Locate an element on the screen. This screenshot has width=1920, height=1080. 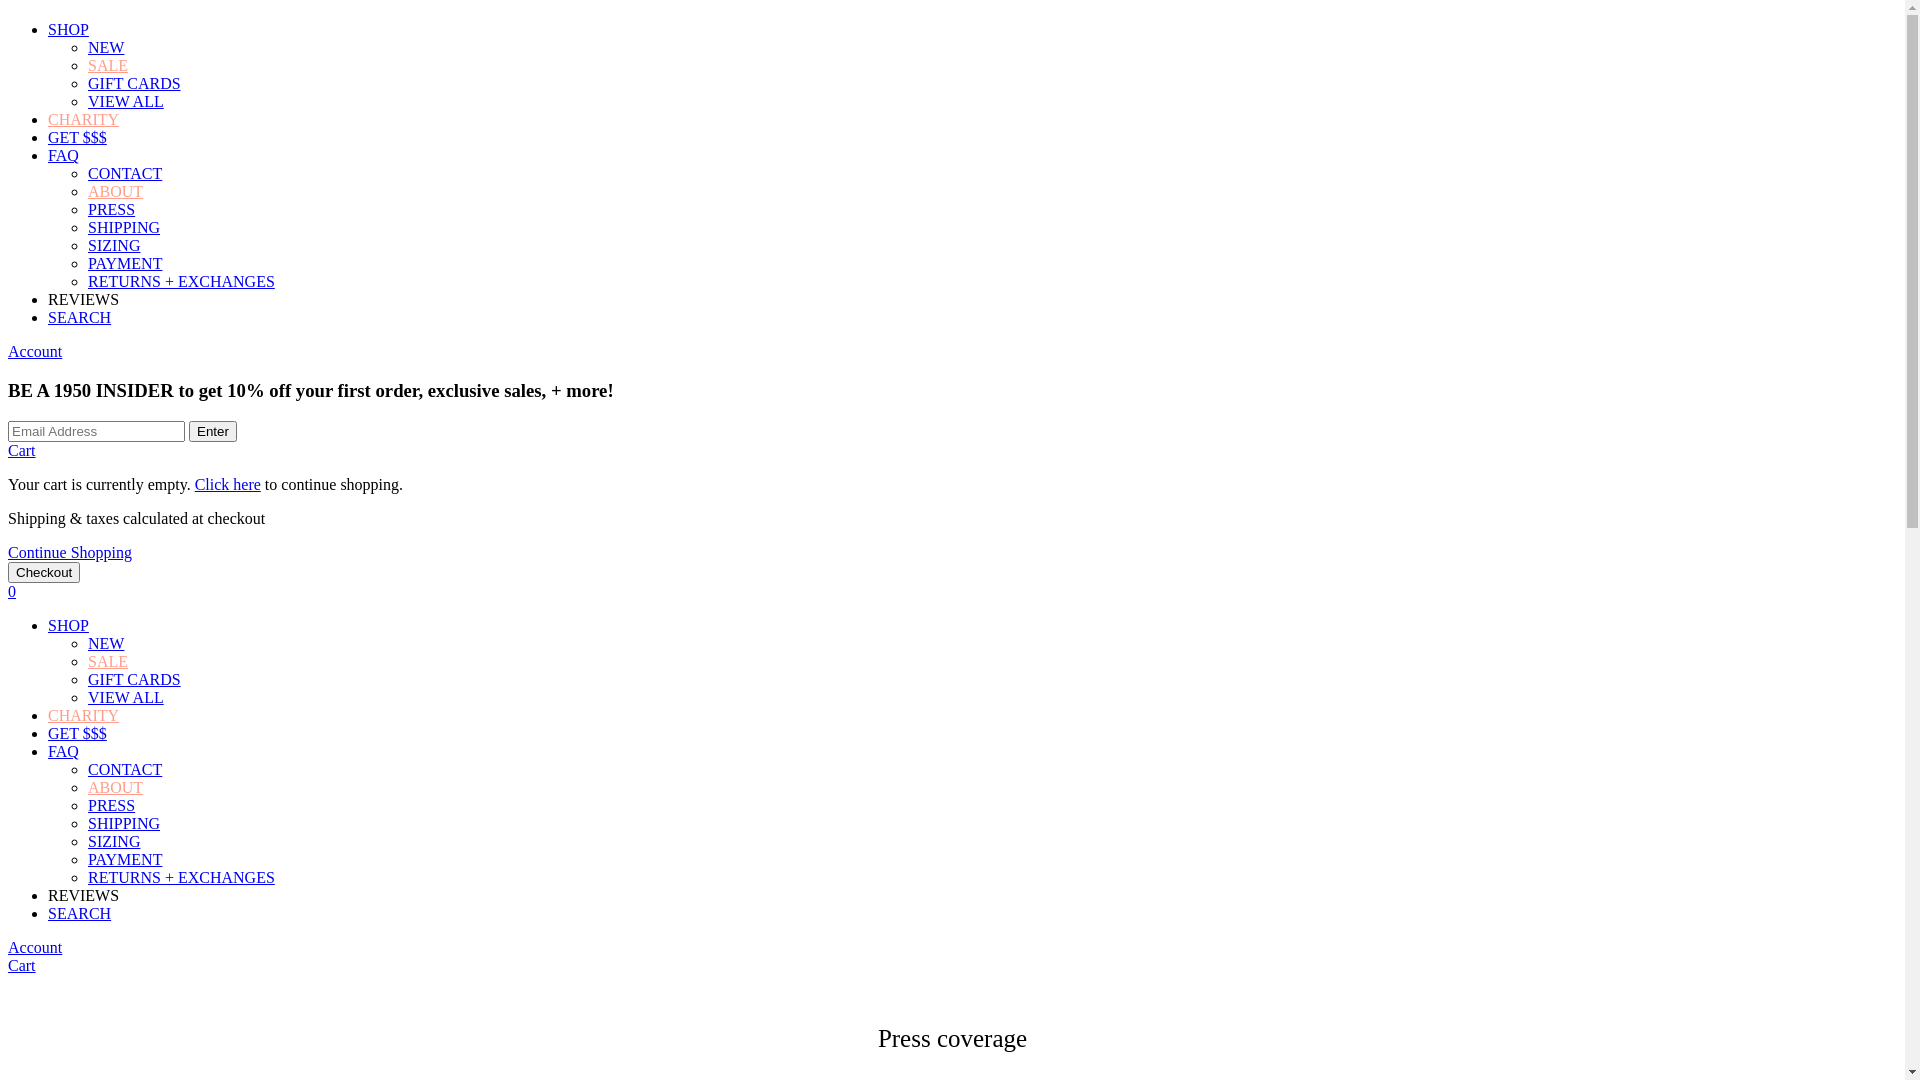
'GIFT CARDS' is located at coordinates (133, 678).